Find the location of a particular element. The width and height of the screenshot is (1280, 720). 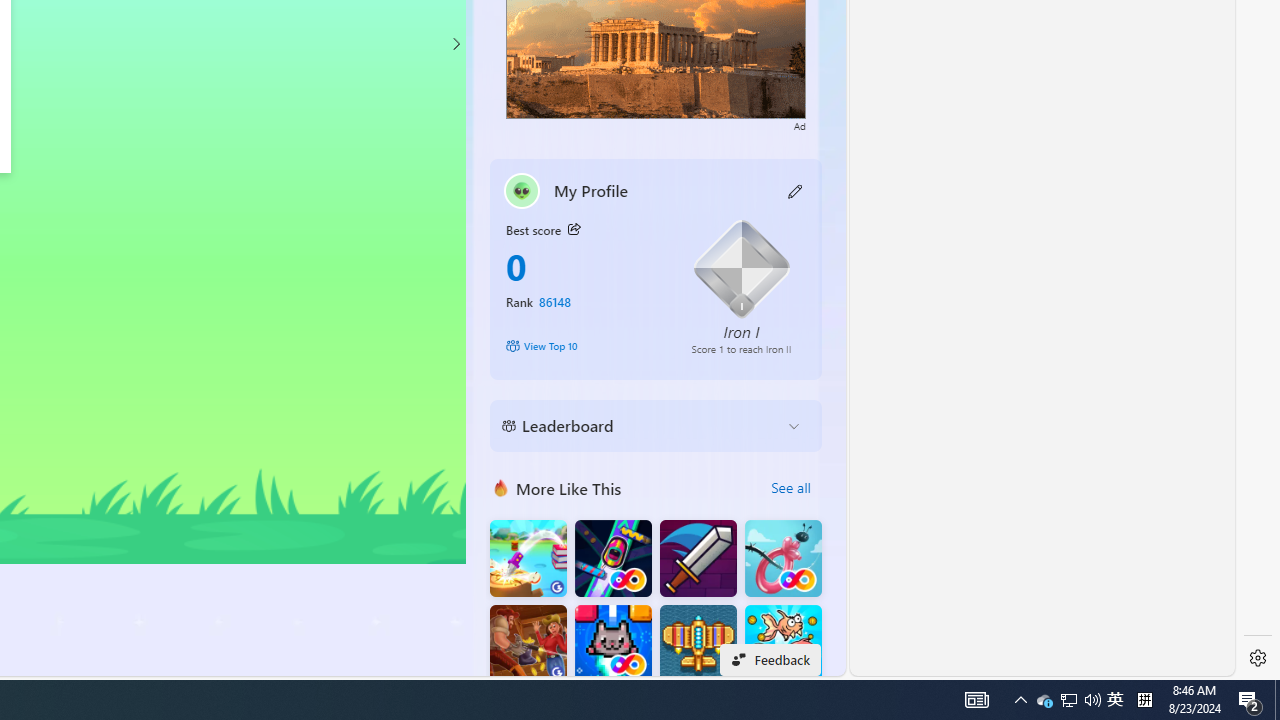

'Balloon FRVR' is located at coordinates (782, 558).